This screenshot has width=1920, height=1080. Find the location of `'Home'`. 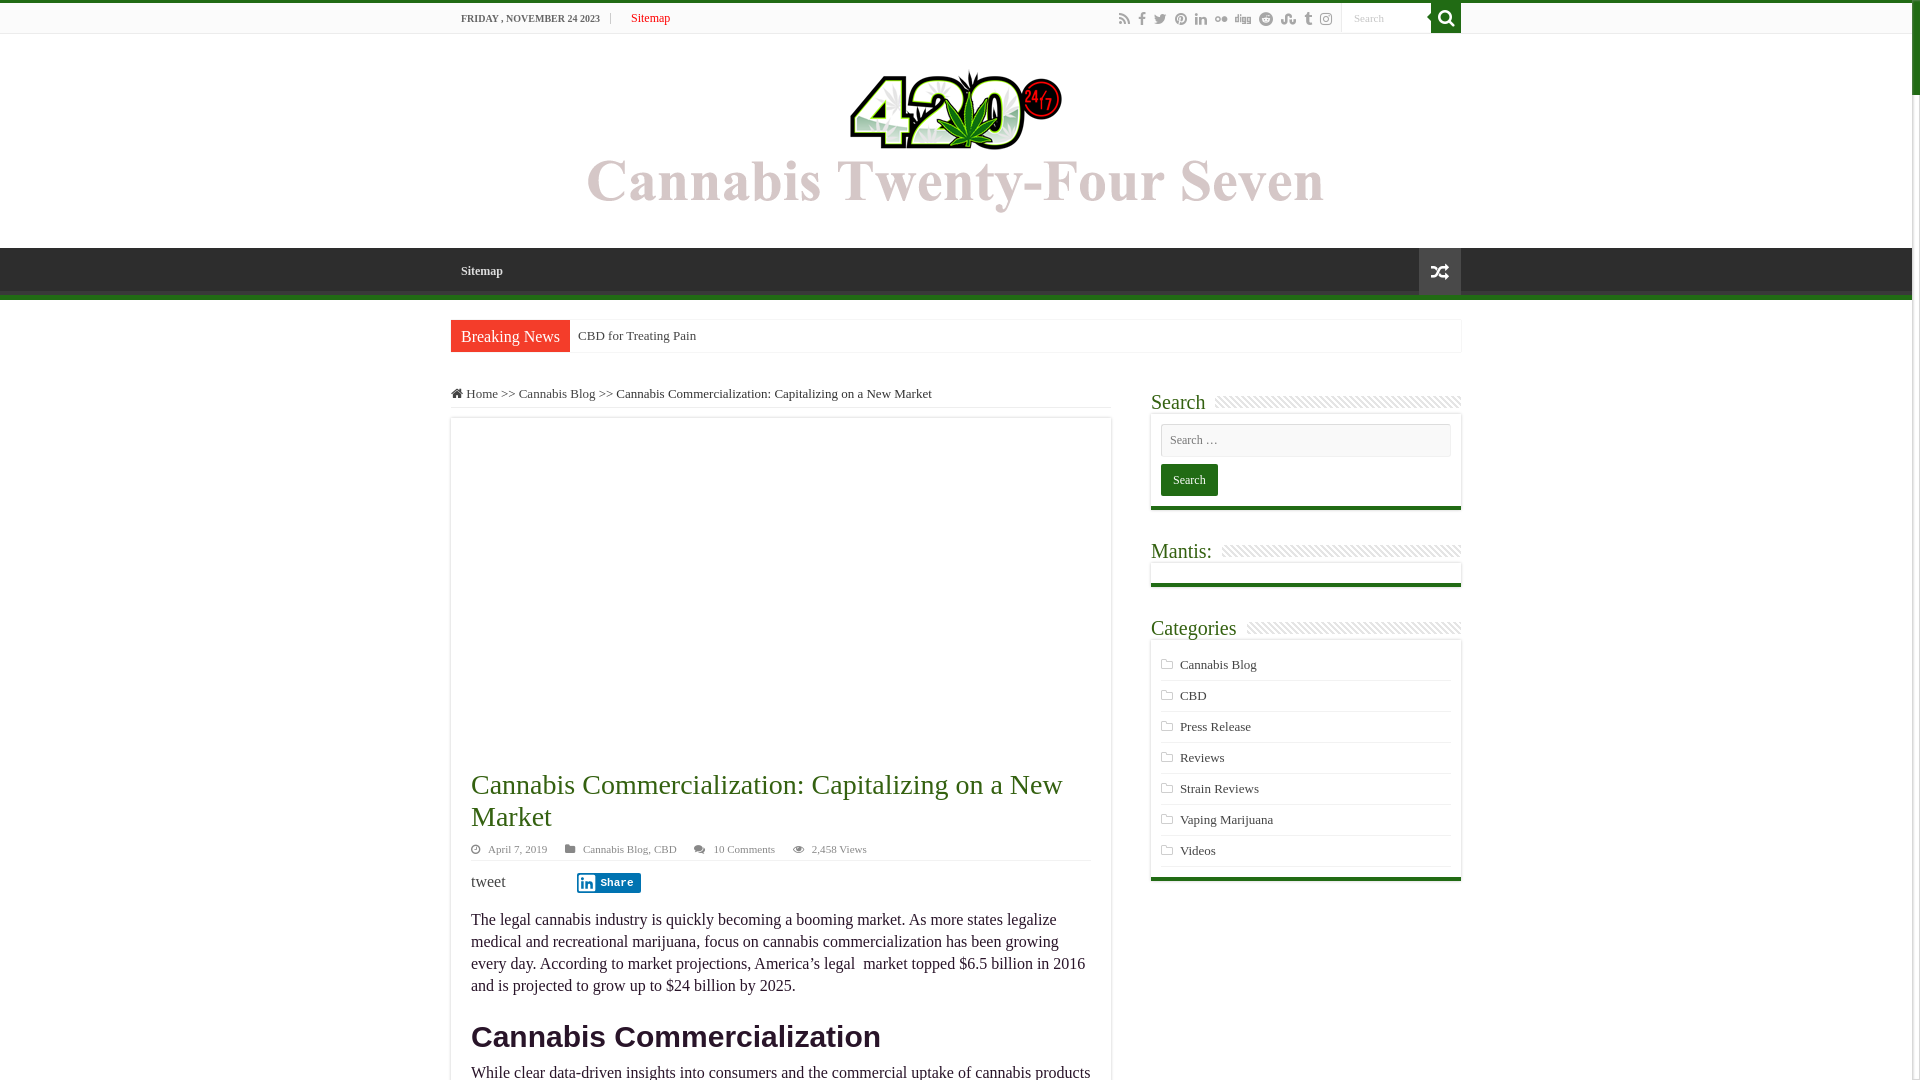

'Home' is located at coordinates (473, 393).